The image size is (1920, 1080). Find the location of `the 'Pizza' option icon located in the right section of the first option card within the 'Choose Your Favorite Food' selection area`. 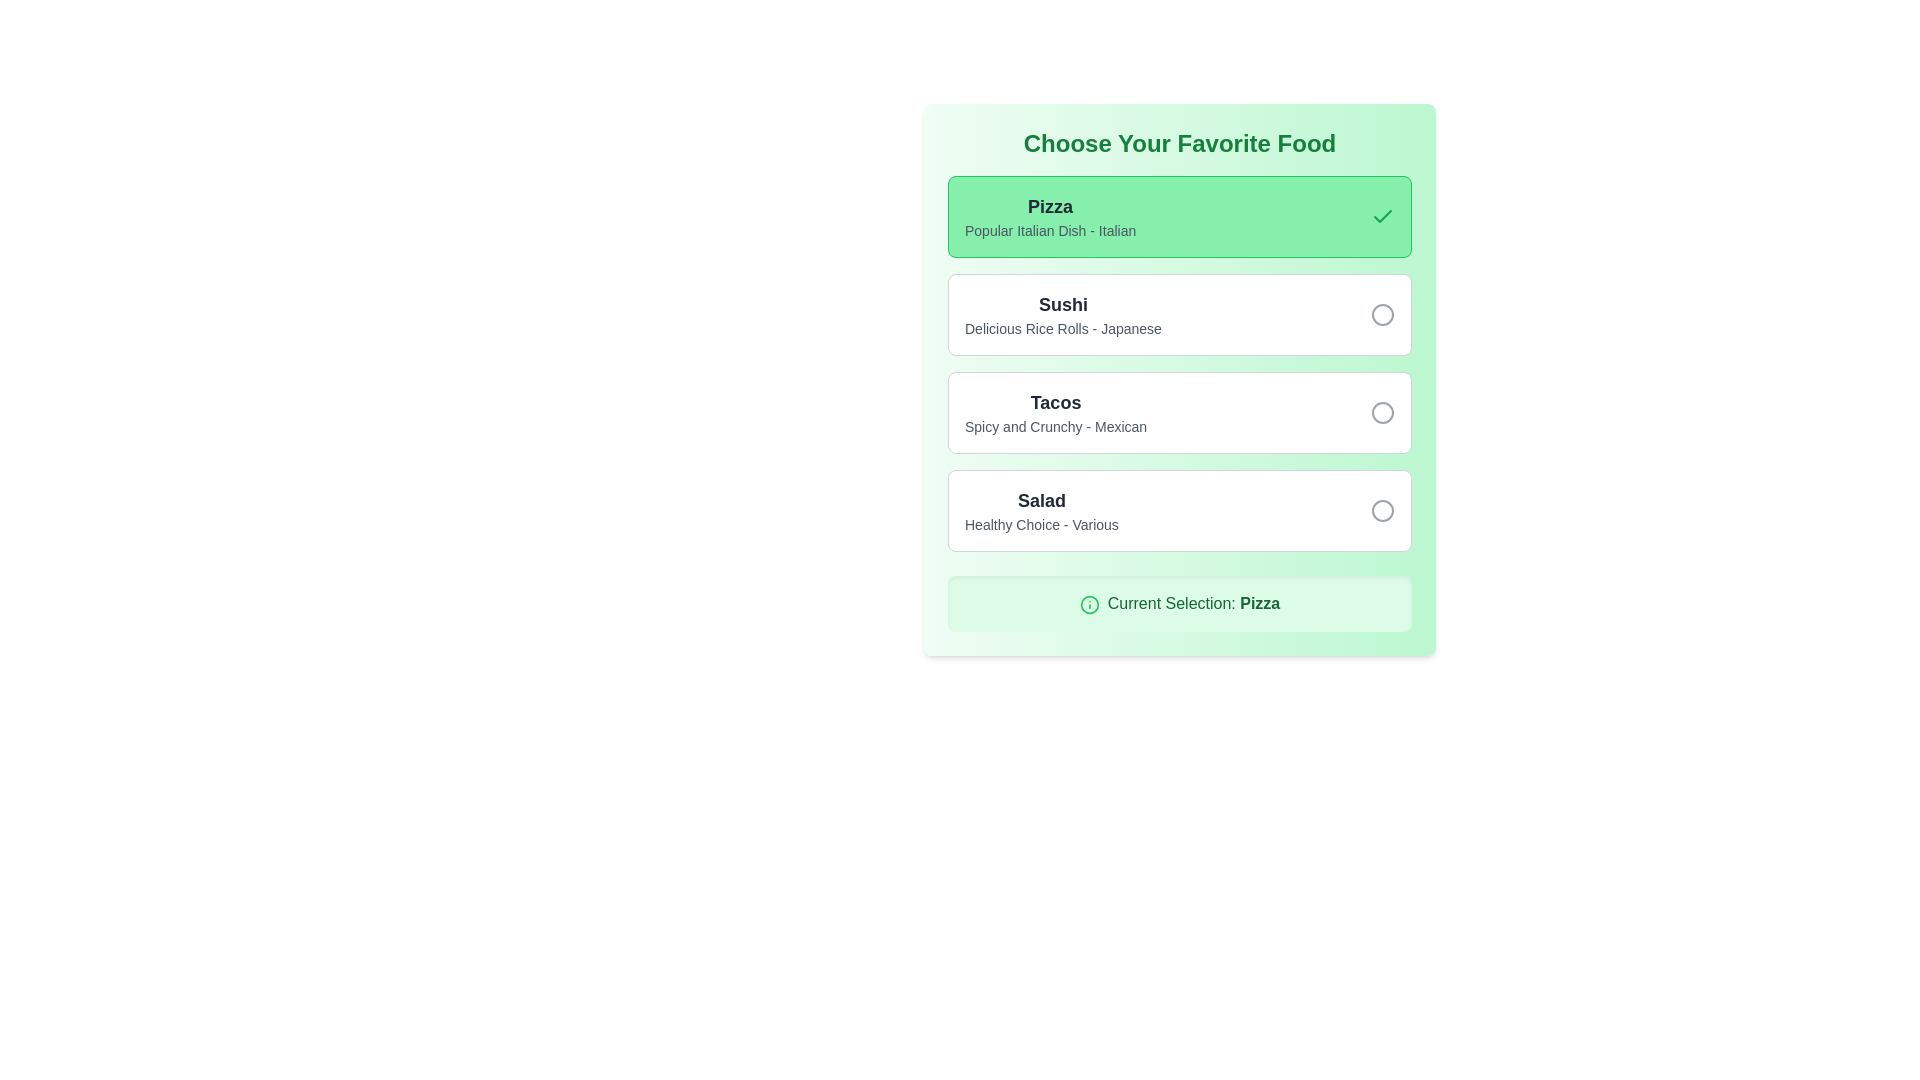

the 'Pizza' option icon located in the right section of the first option card within the 'Choose Your Favorite Food' selection area is located at coordinates (1381, 216).